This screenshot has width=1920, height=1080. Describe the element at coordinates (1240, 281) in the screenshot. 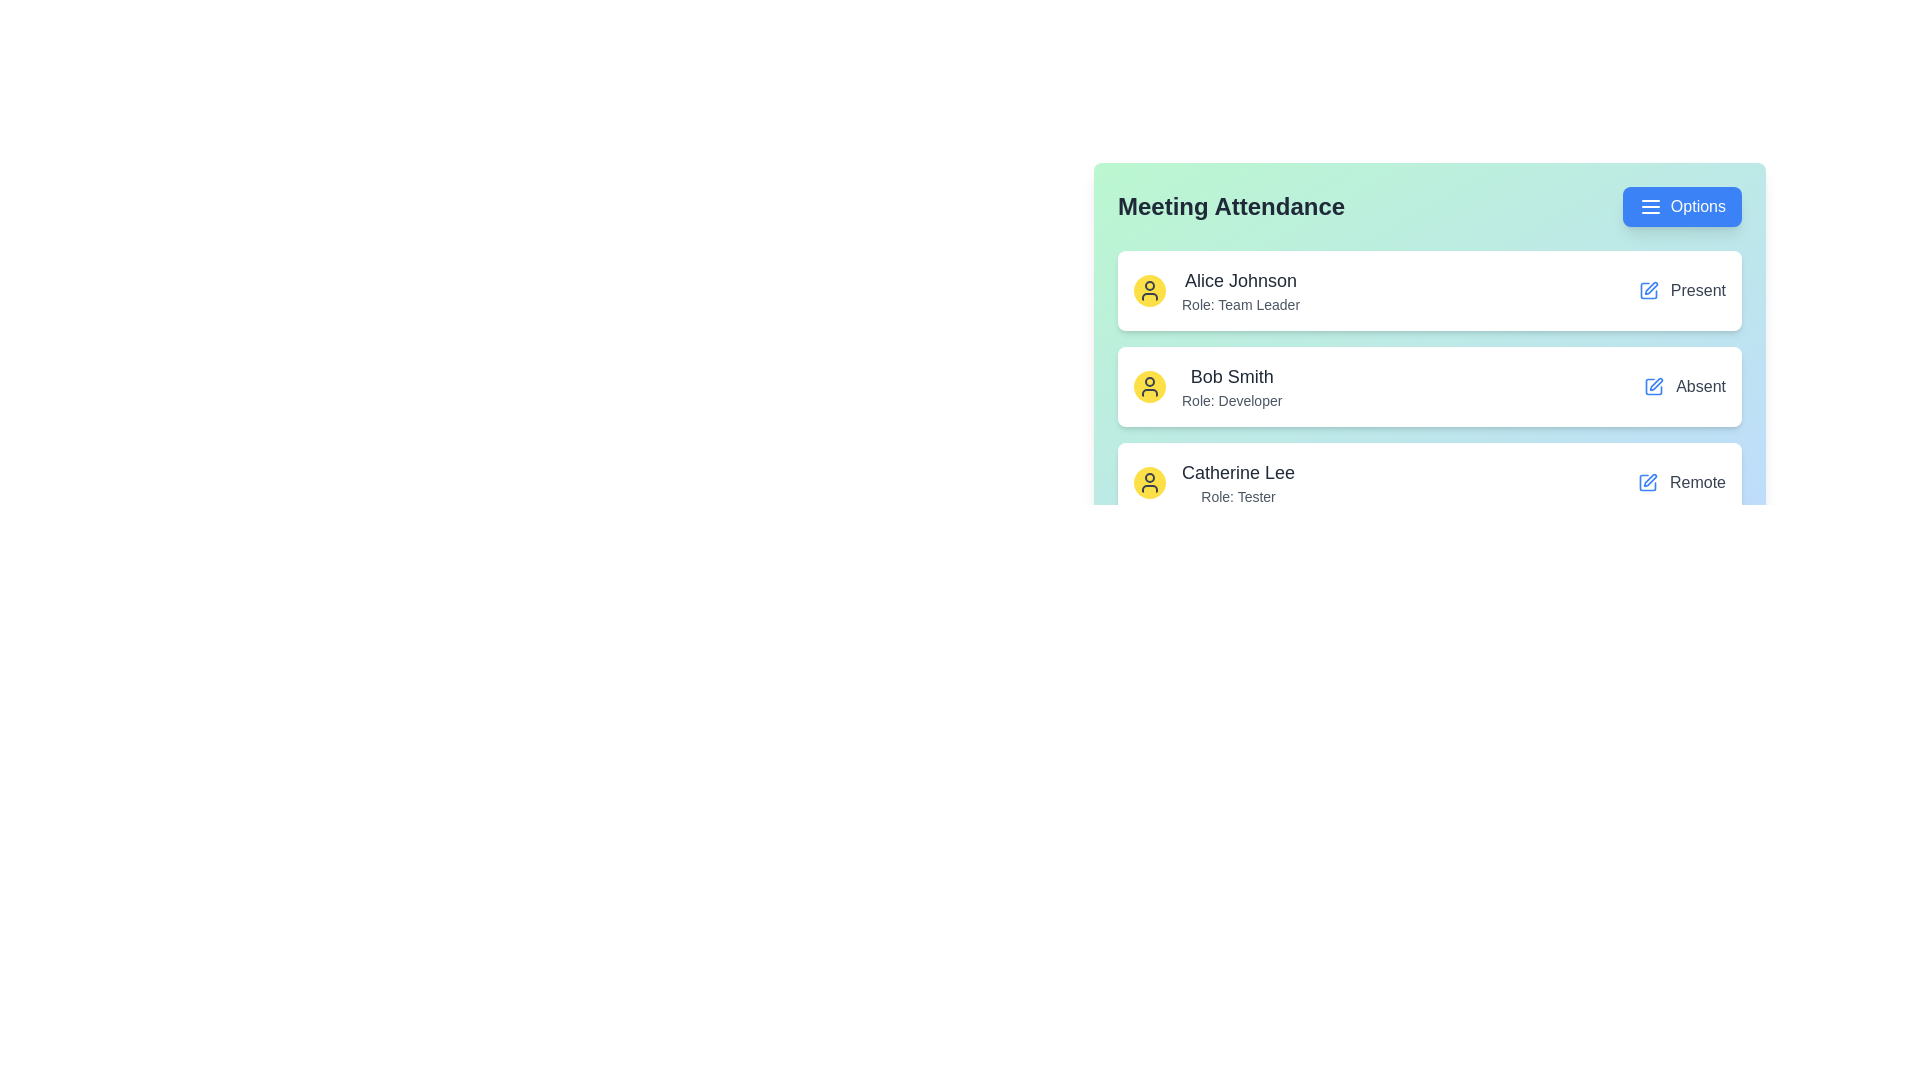

I see `the text label displaying 'Alice Johnson', which is styled in bold and located at the top of the card under 'Meeting Attendance'` at that location.